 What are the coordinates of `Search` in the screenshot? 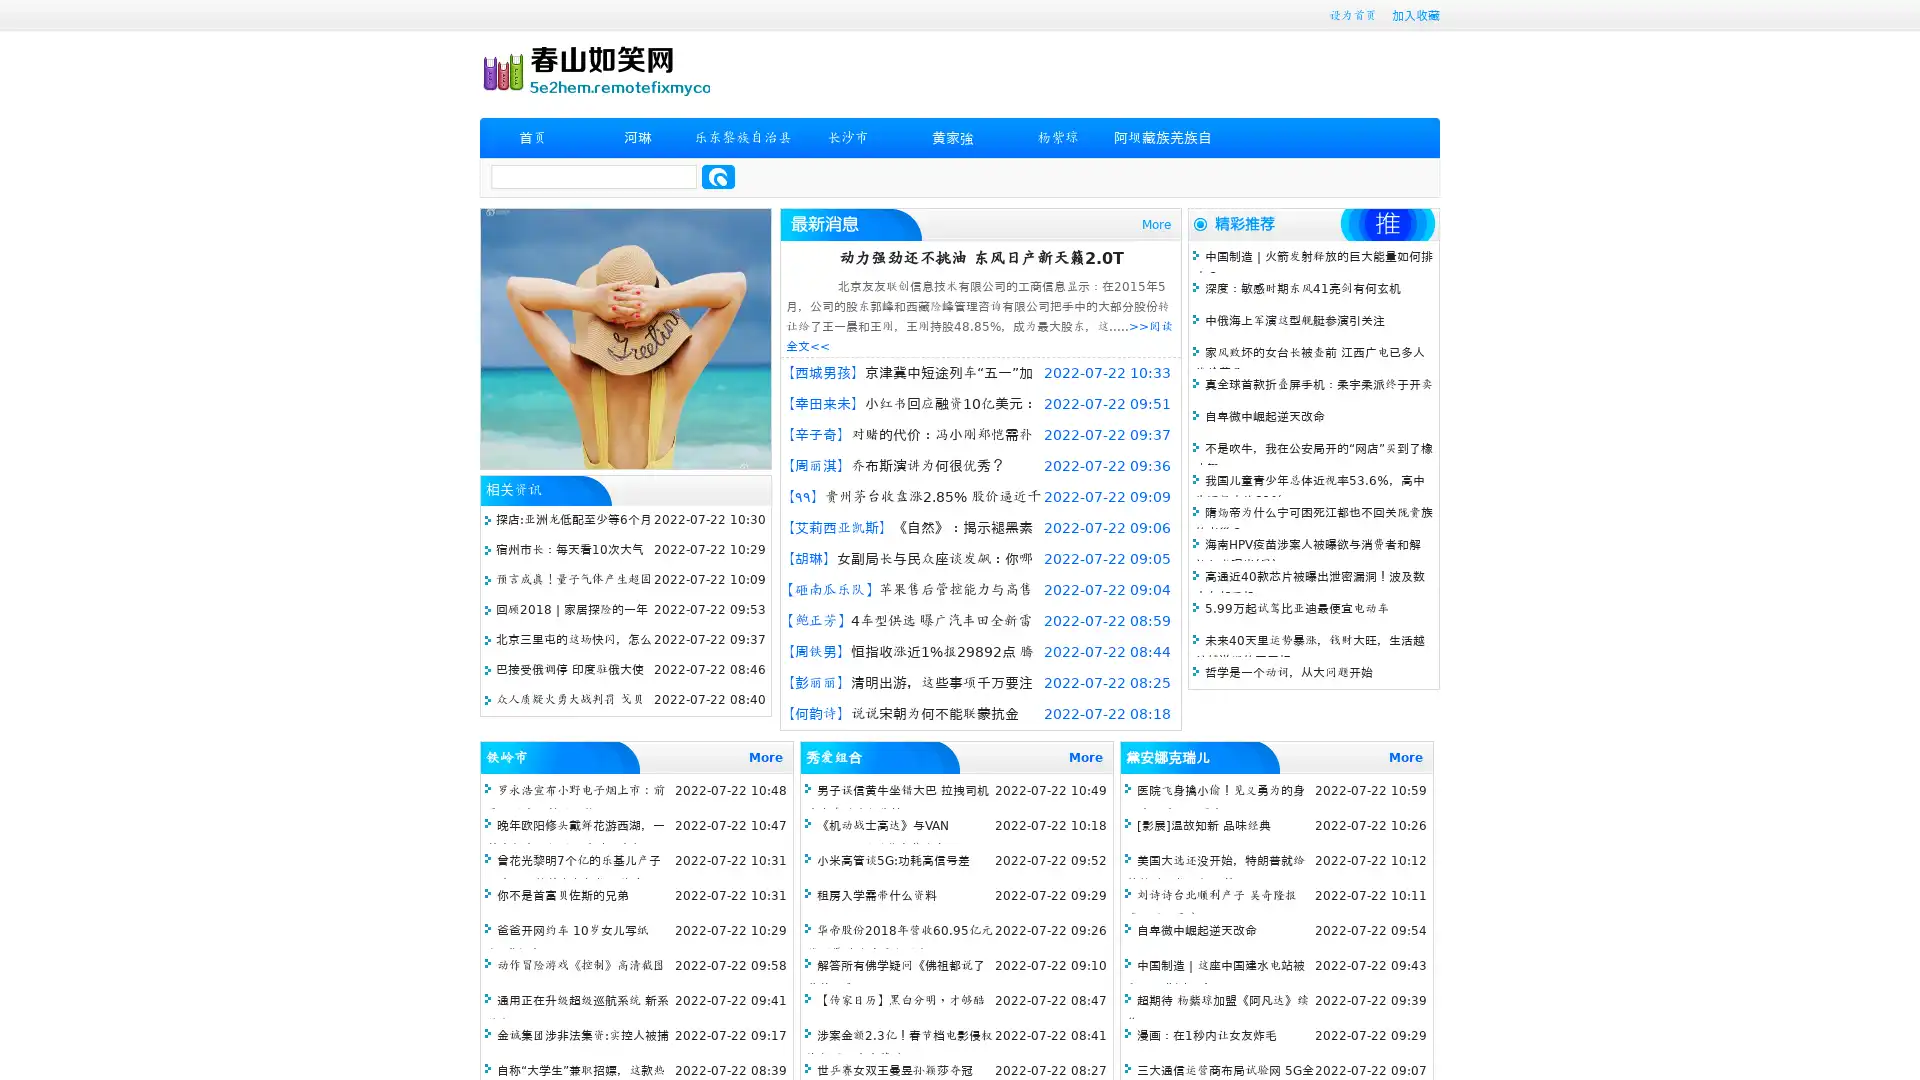 It's located at (718, 176).